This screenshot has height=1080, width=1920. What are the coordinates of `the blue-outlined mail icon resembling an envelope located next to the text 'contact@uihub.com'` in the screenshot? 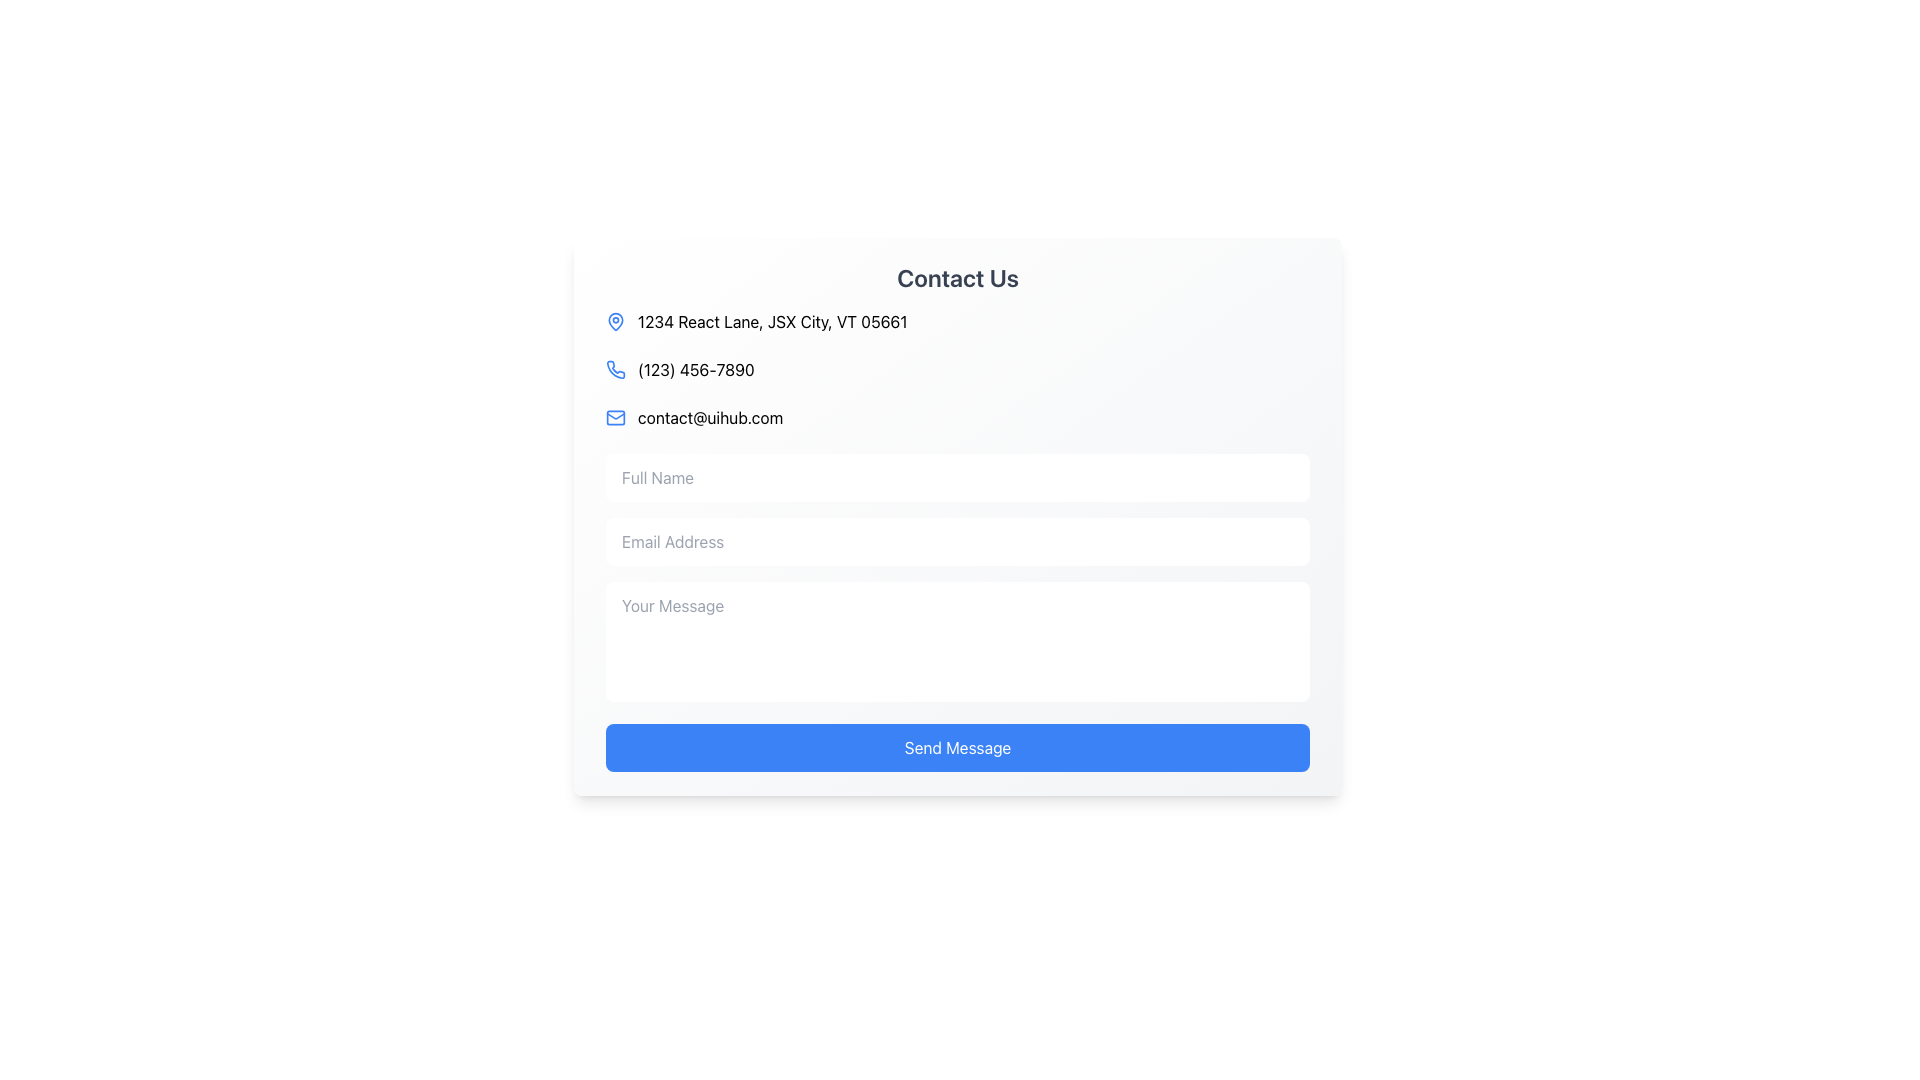 It's located at (614, 416).